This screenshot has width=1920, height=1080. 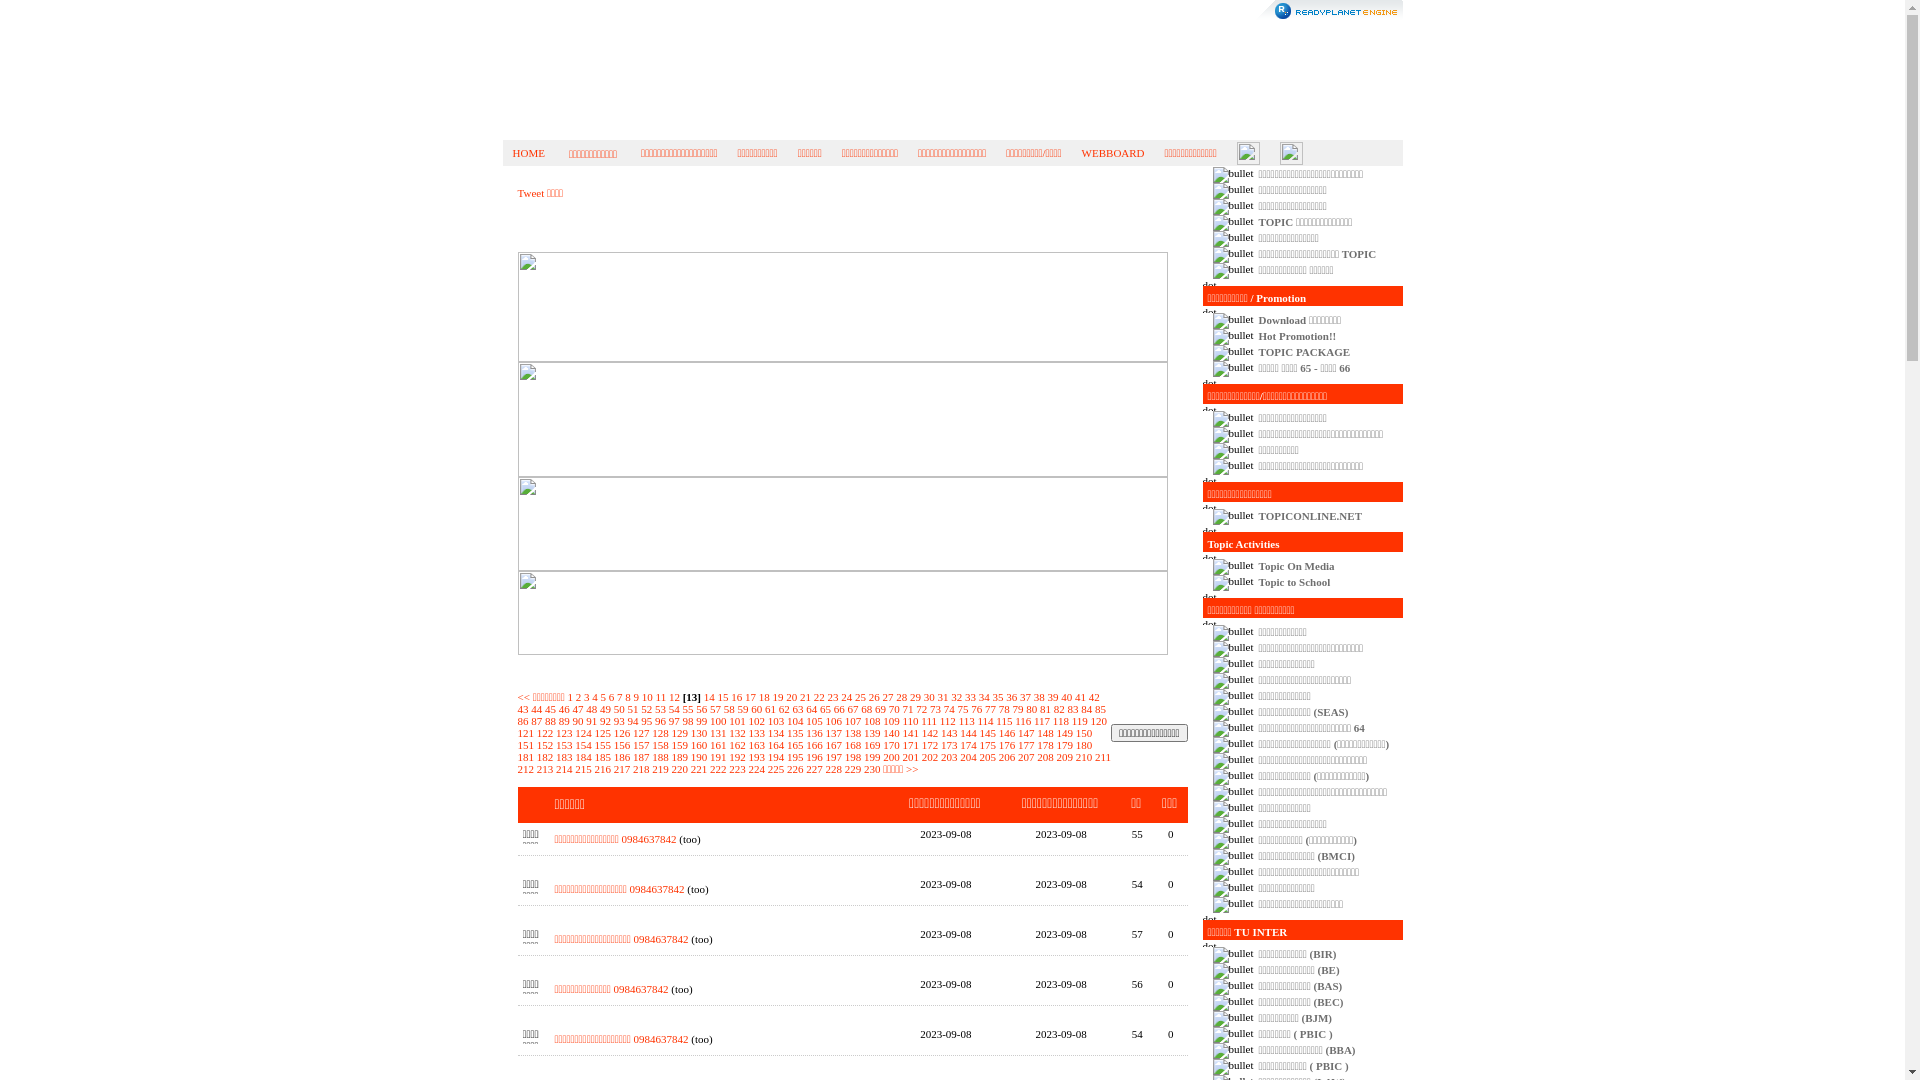 I want to click on '64', so click(x=811, y=708).